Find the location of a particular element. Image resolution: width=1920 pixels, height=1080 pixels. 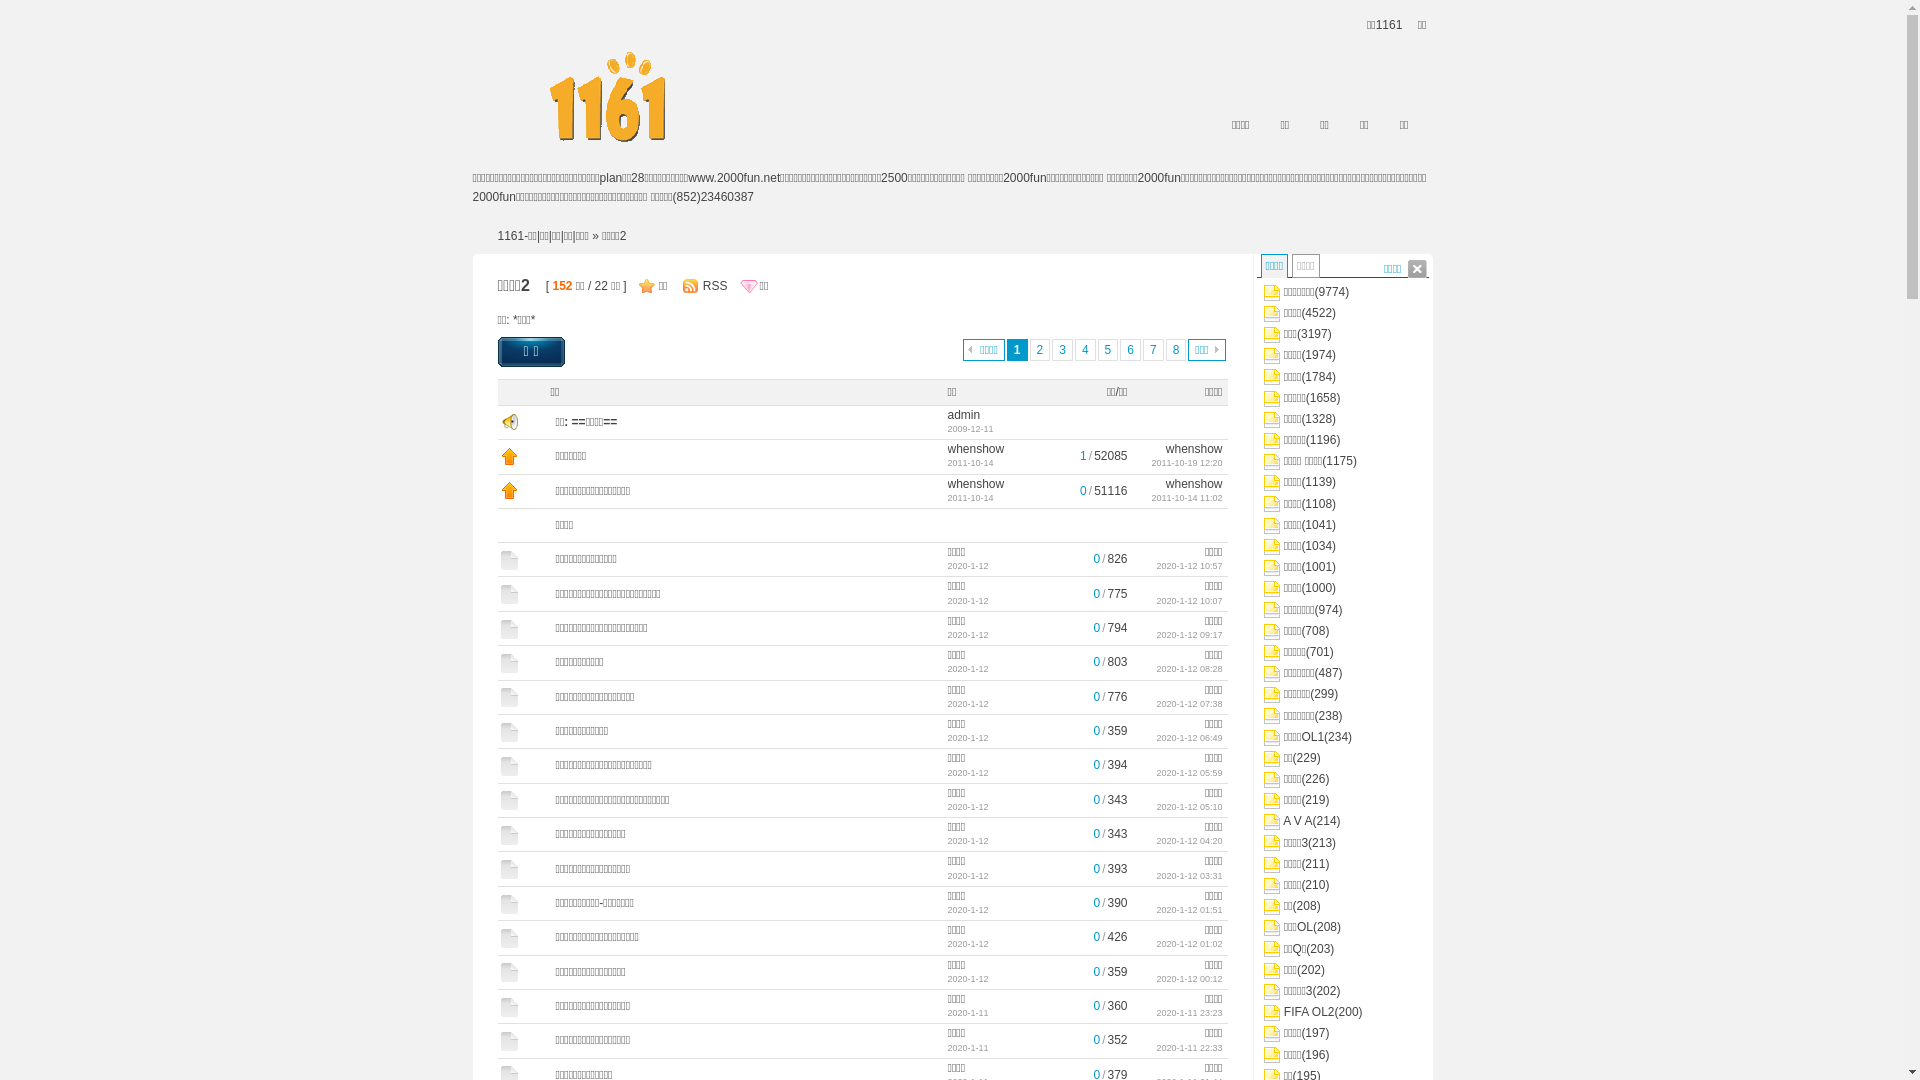

'2020-1-12 03:31' is located at coordinates (1189, 874).